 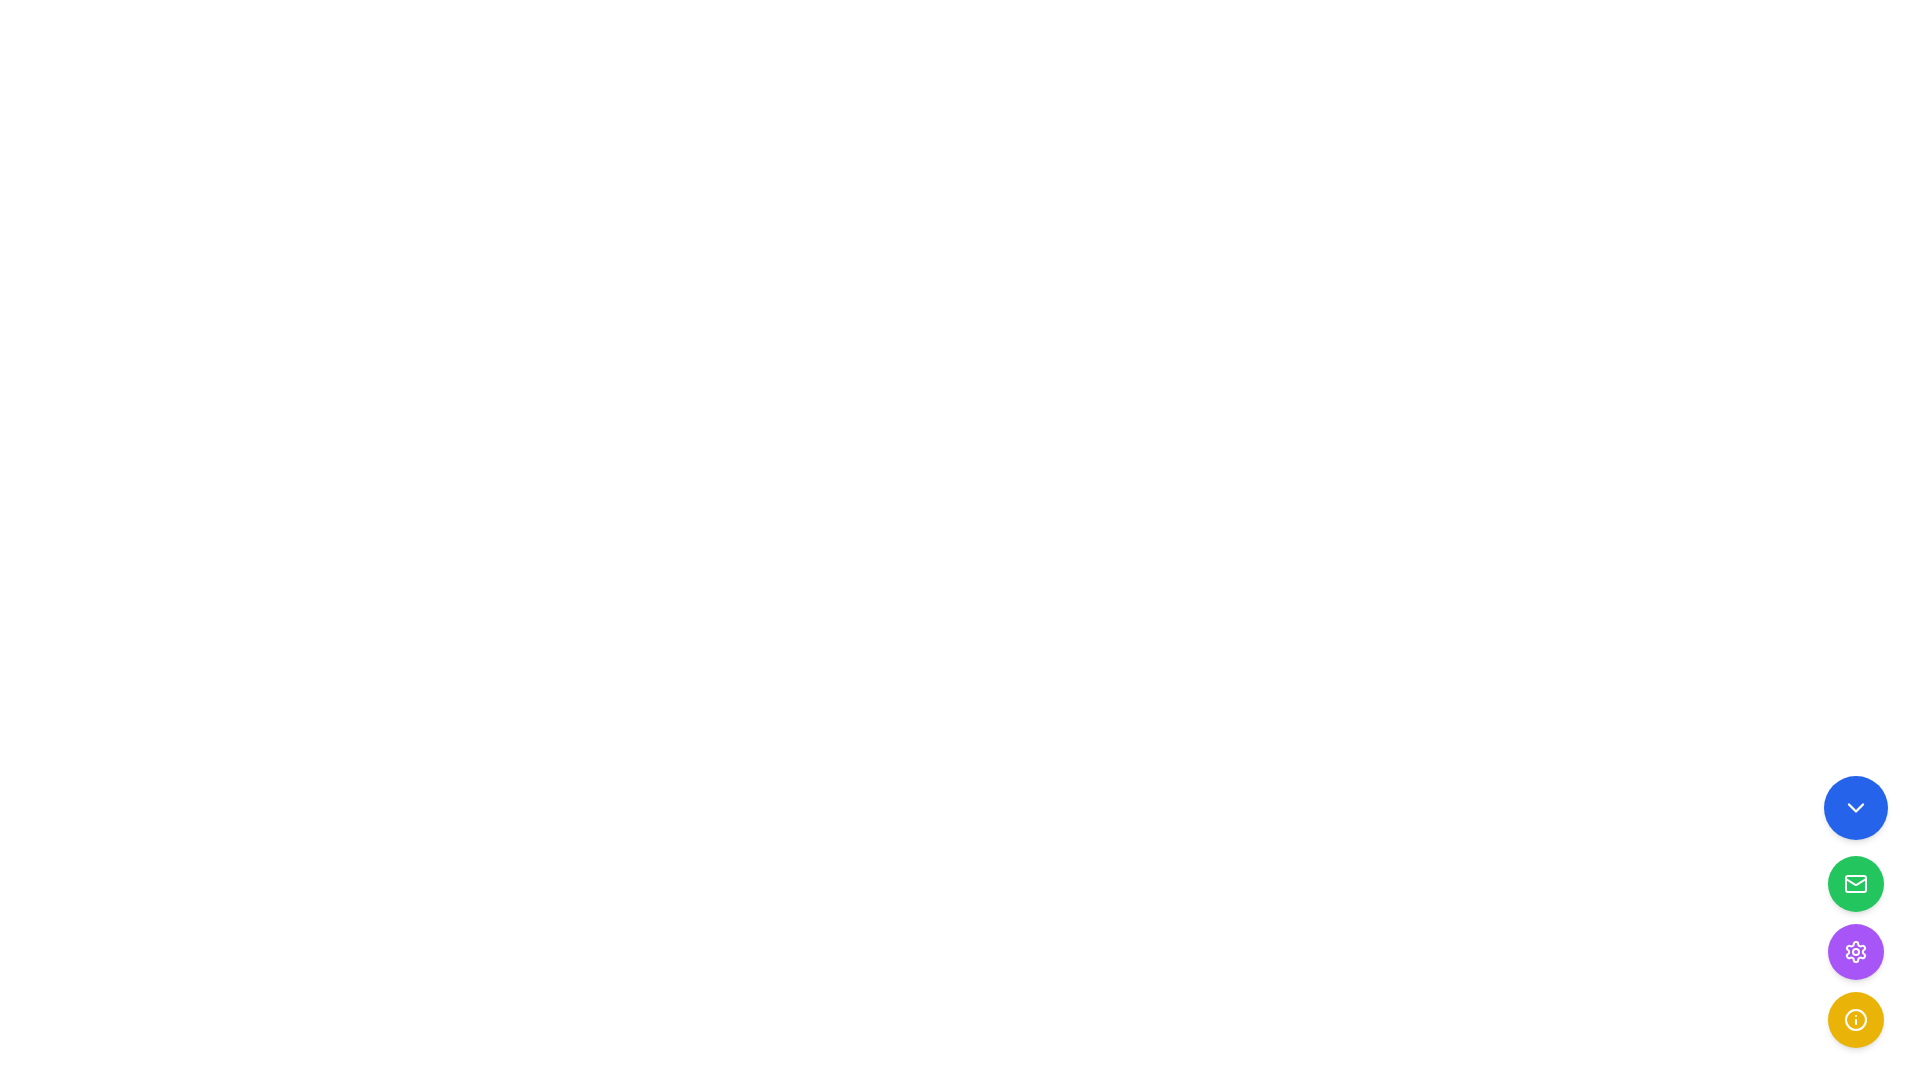 I want to click on the blue circular button icon located at the far-right of the interface, so click(x=1855, y=806).